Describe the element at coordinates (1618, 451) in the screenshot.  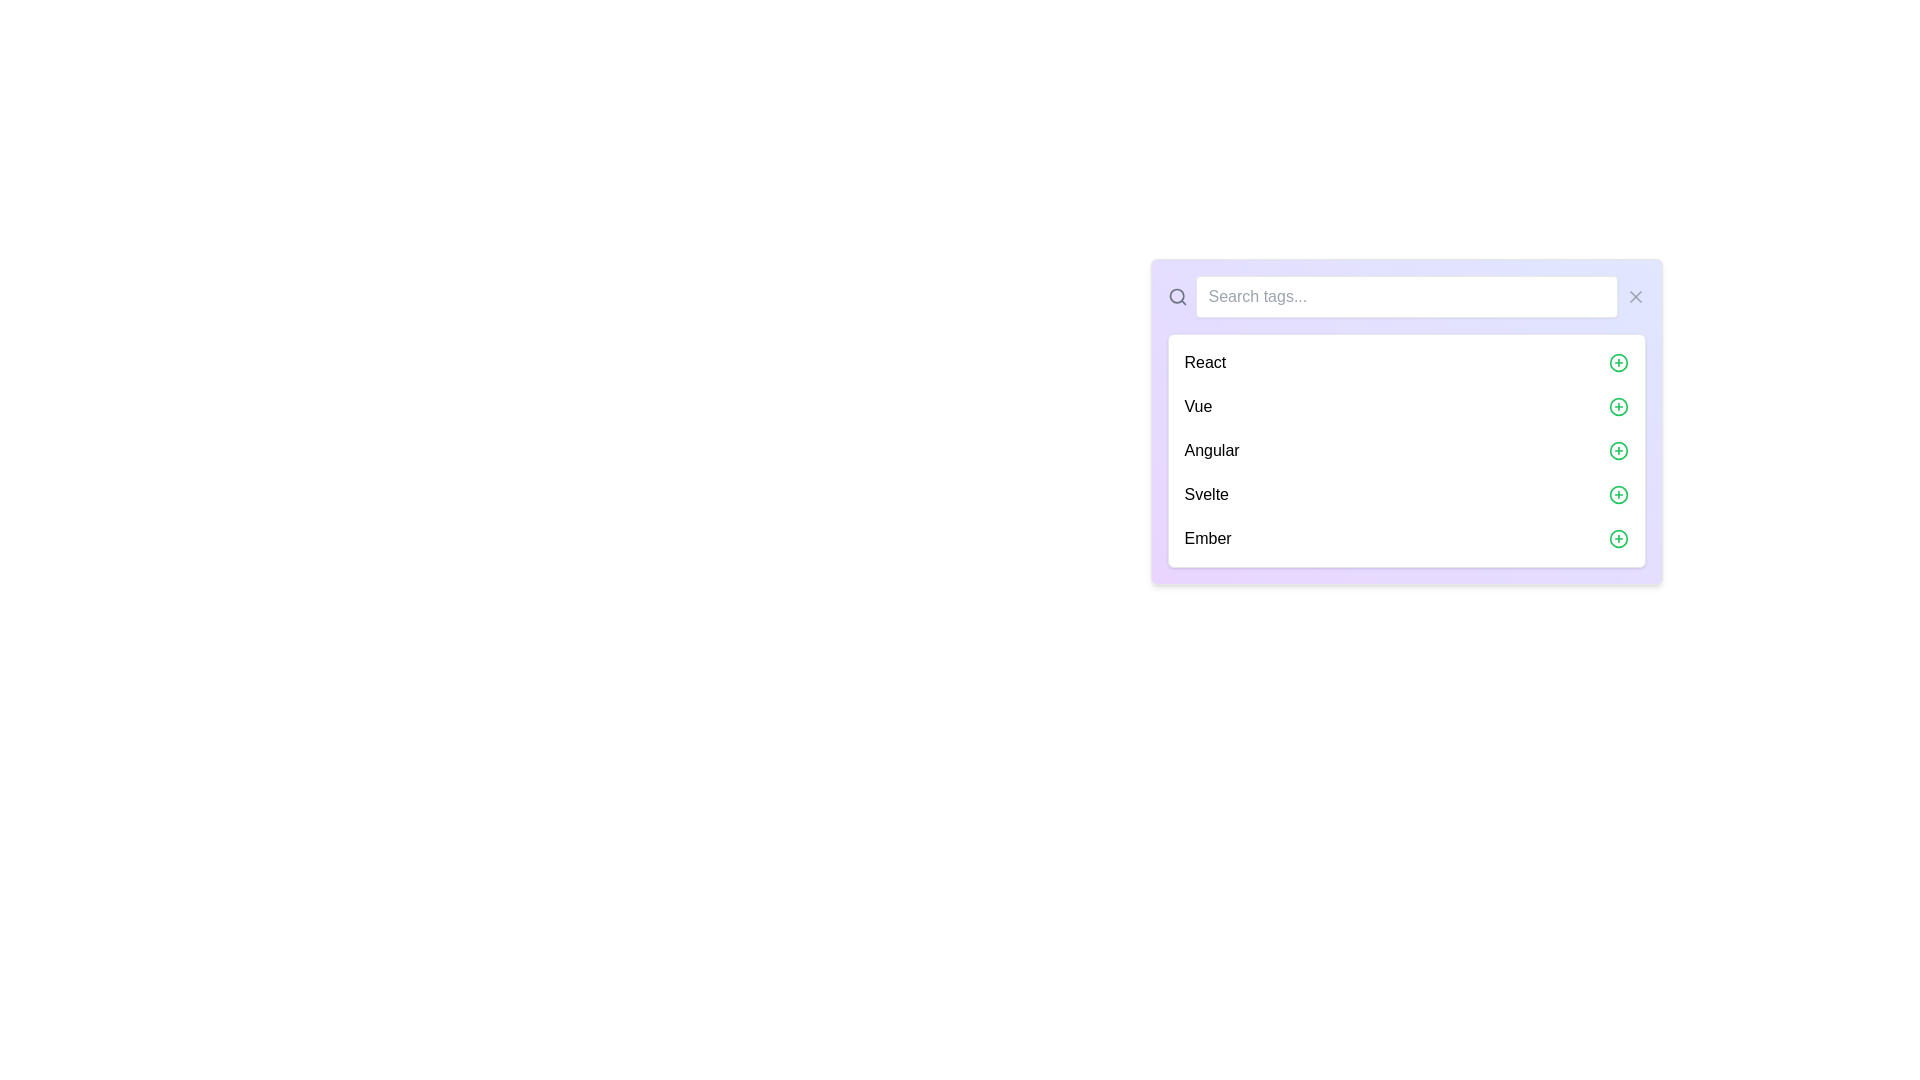
I see `the decorative SVG circle representing the 'circle plus' icon located to the right of the 'Angular' item in the list` at that location.